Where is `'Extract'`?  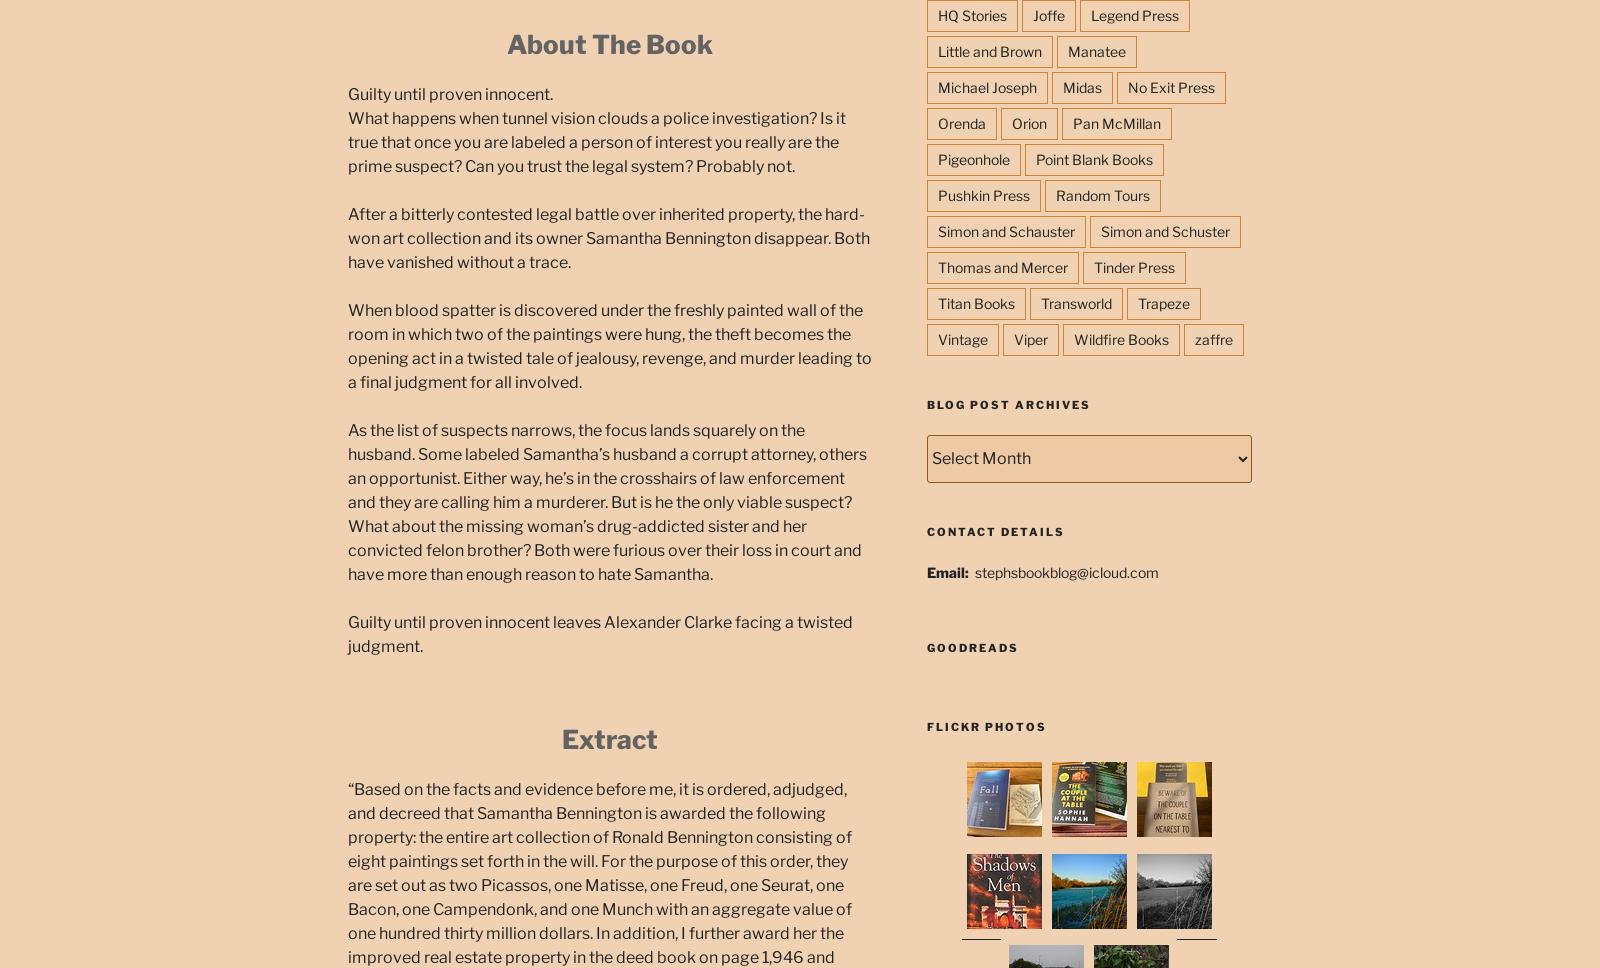 'Extract' is located at coordinates (609, 738).